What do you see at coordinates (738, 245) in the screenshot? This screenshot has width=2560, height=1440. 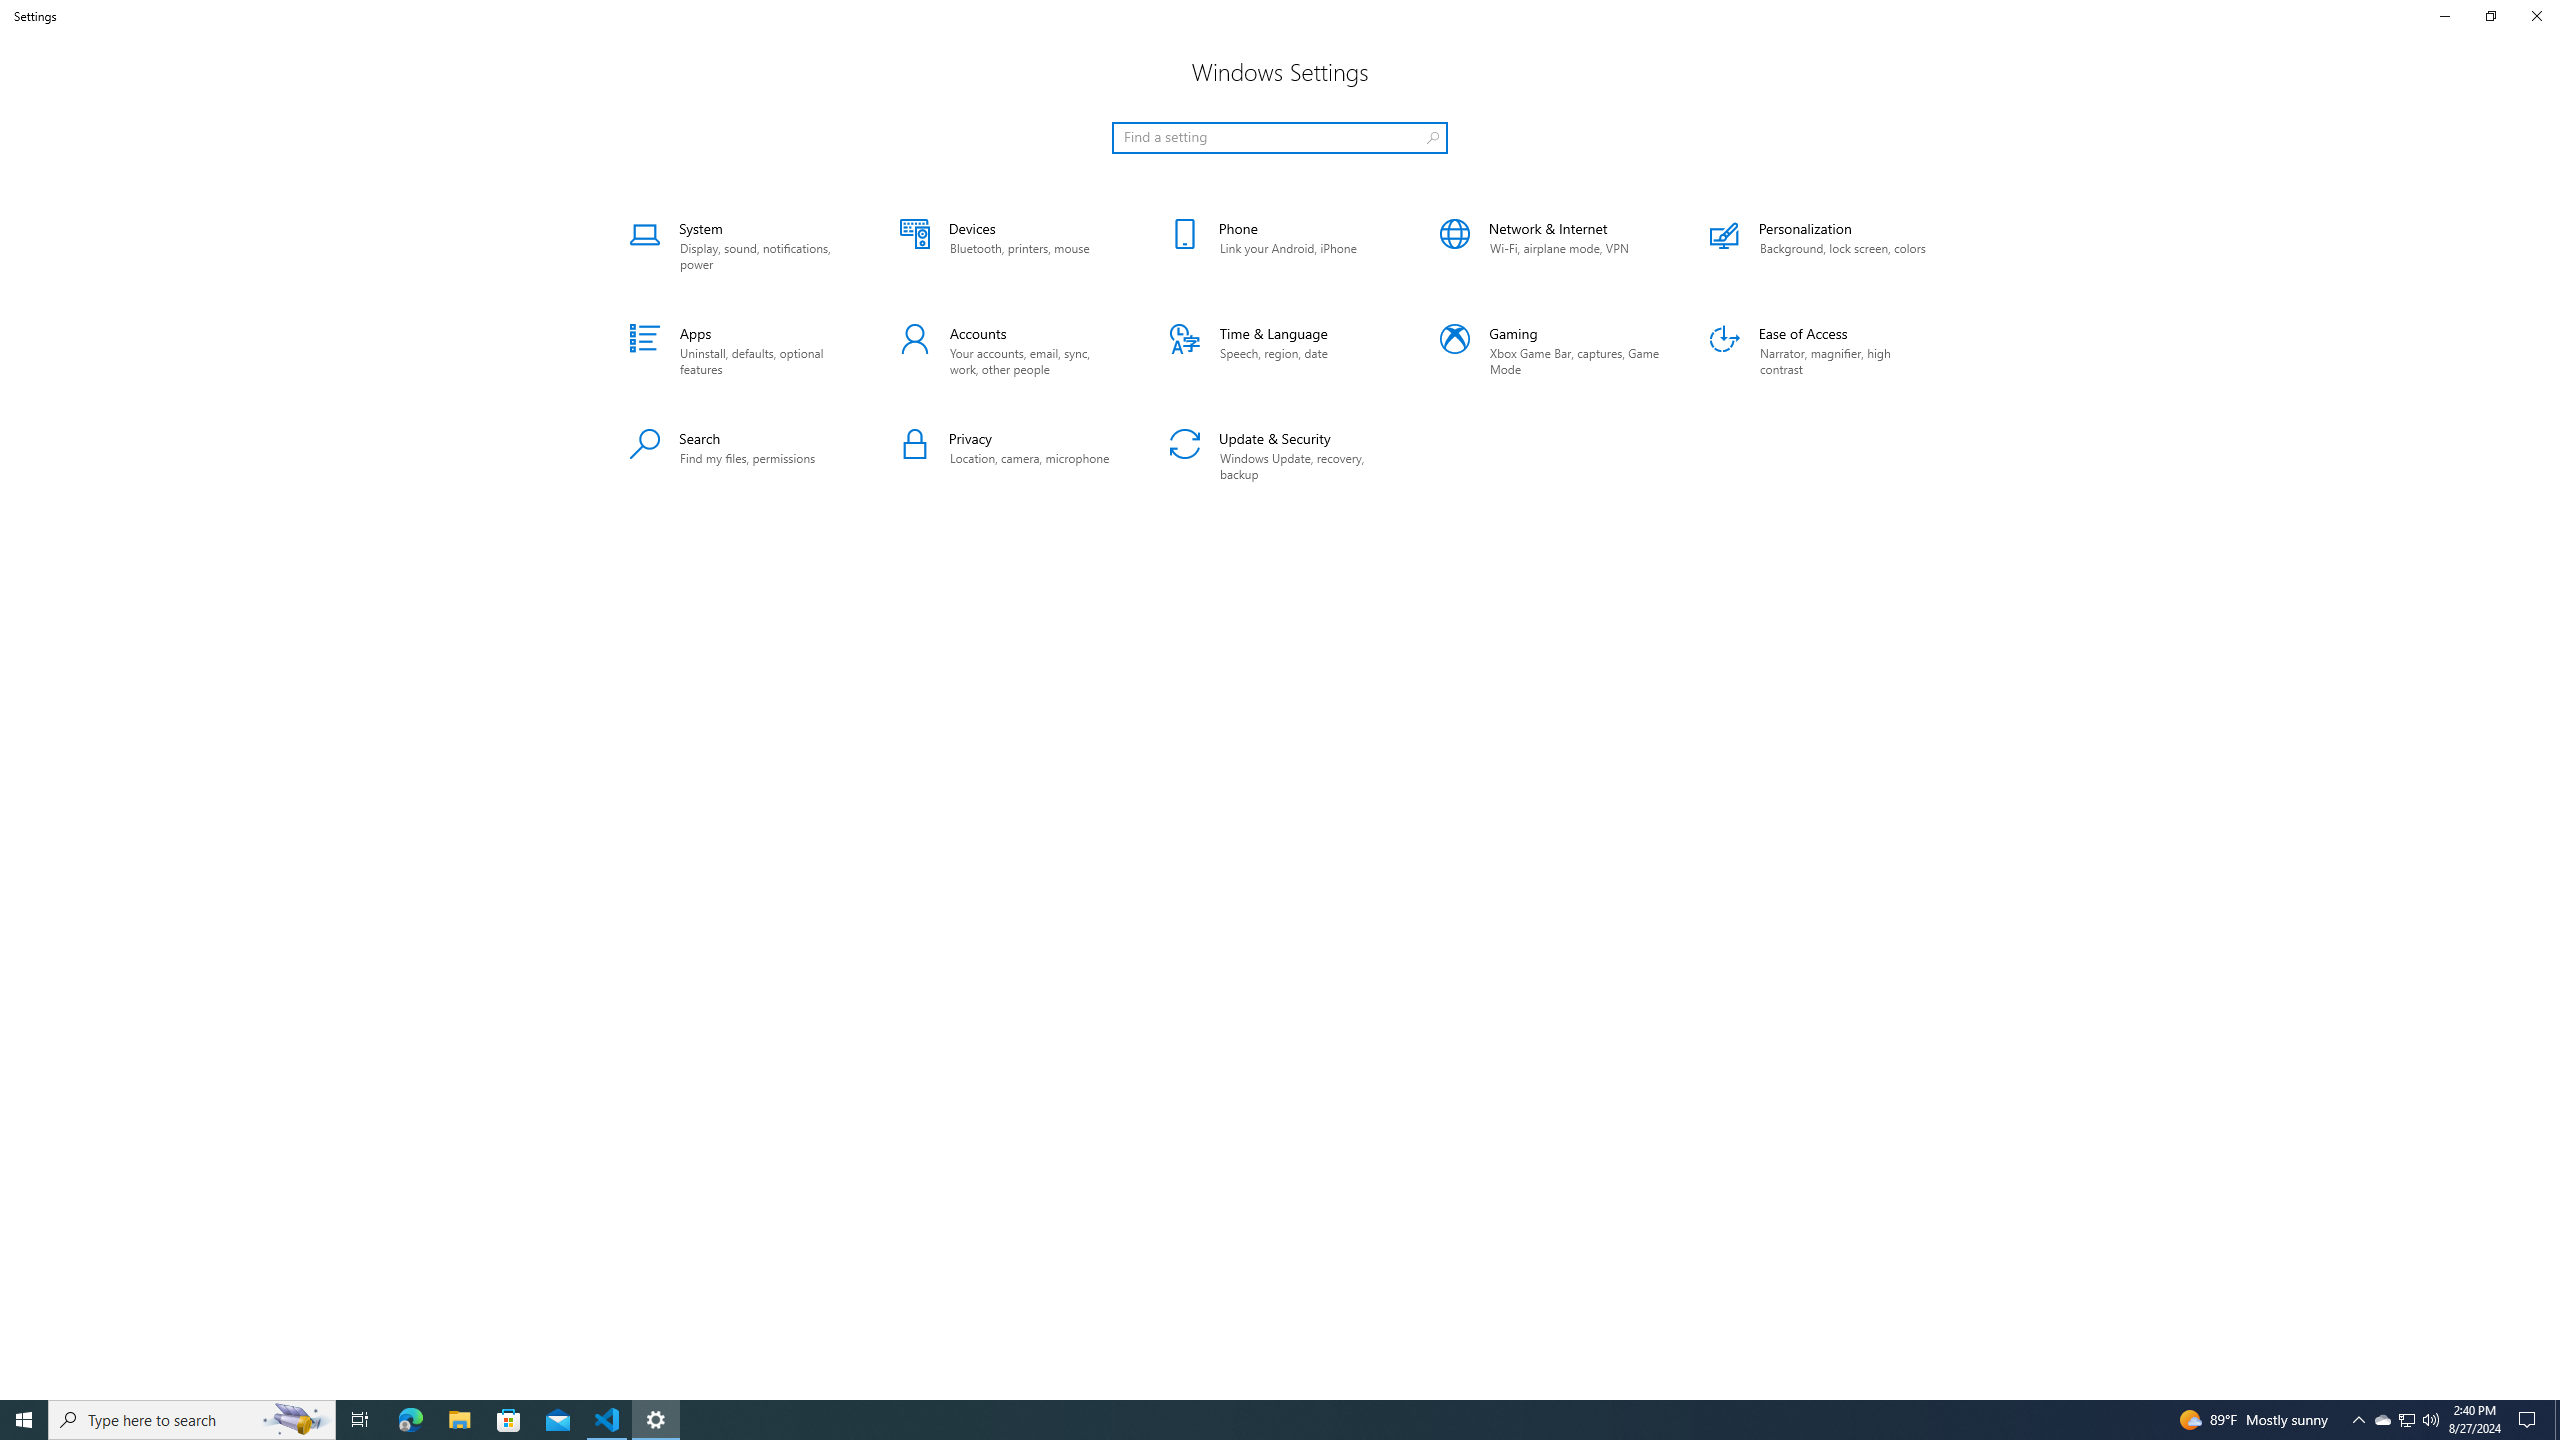 I see `'System'` at bounding box center [738, 245].